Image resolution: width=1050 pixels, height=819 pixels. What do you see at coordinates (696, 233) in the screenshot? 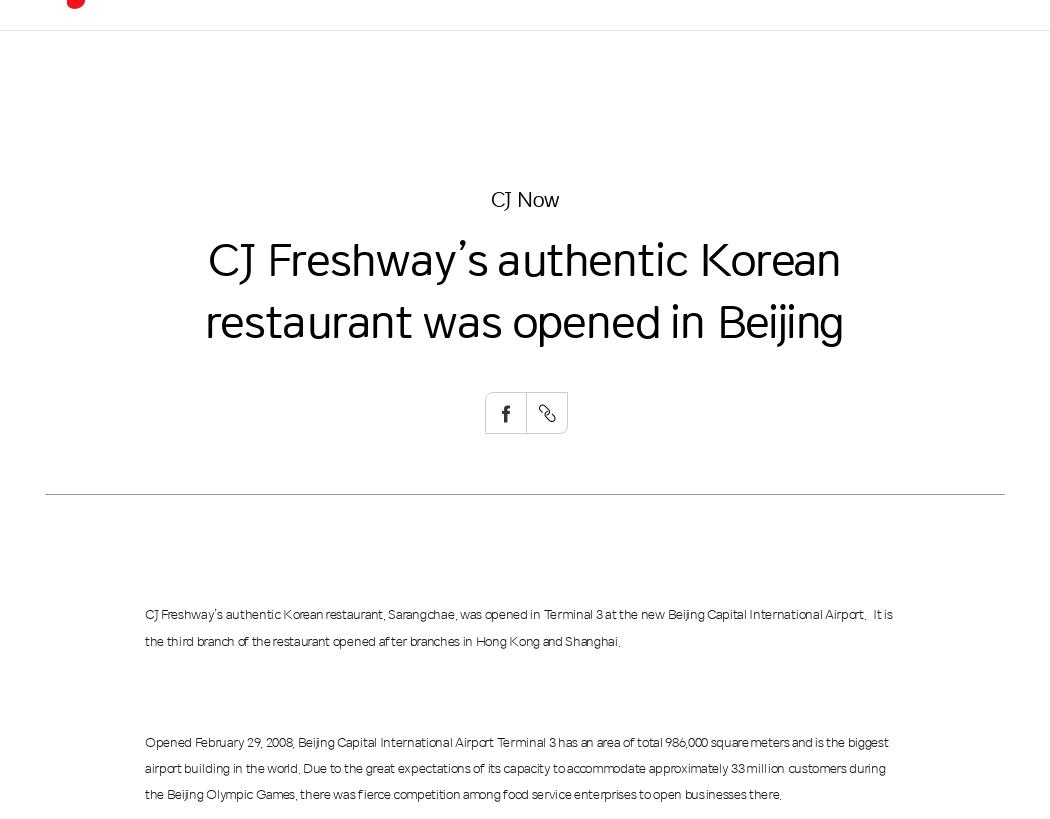
I see `'Global CJ'` at bounding box center [696, 233].